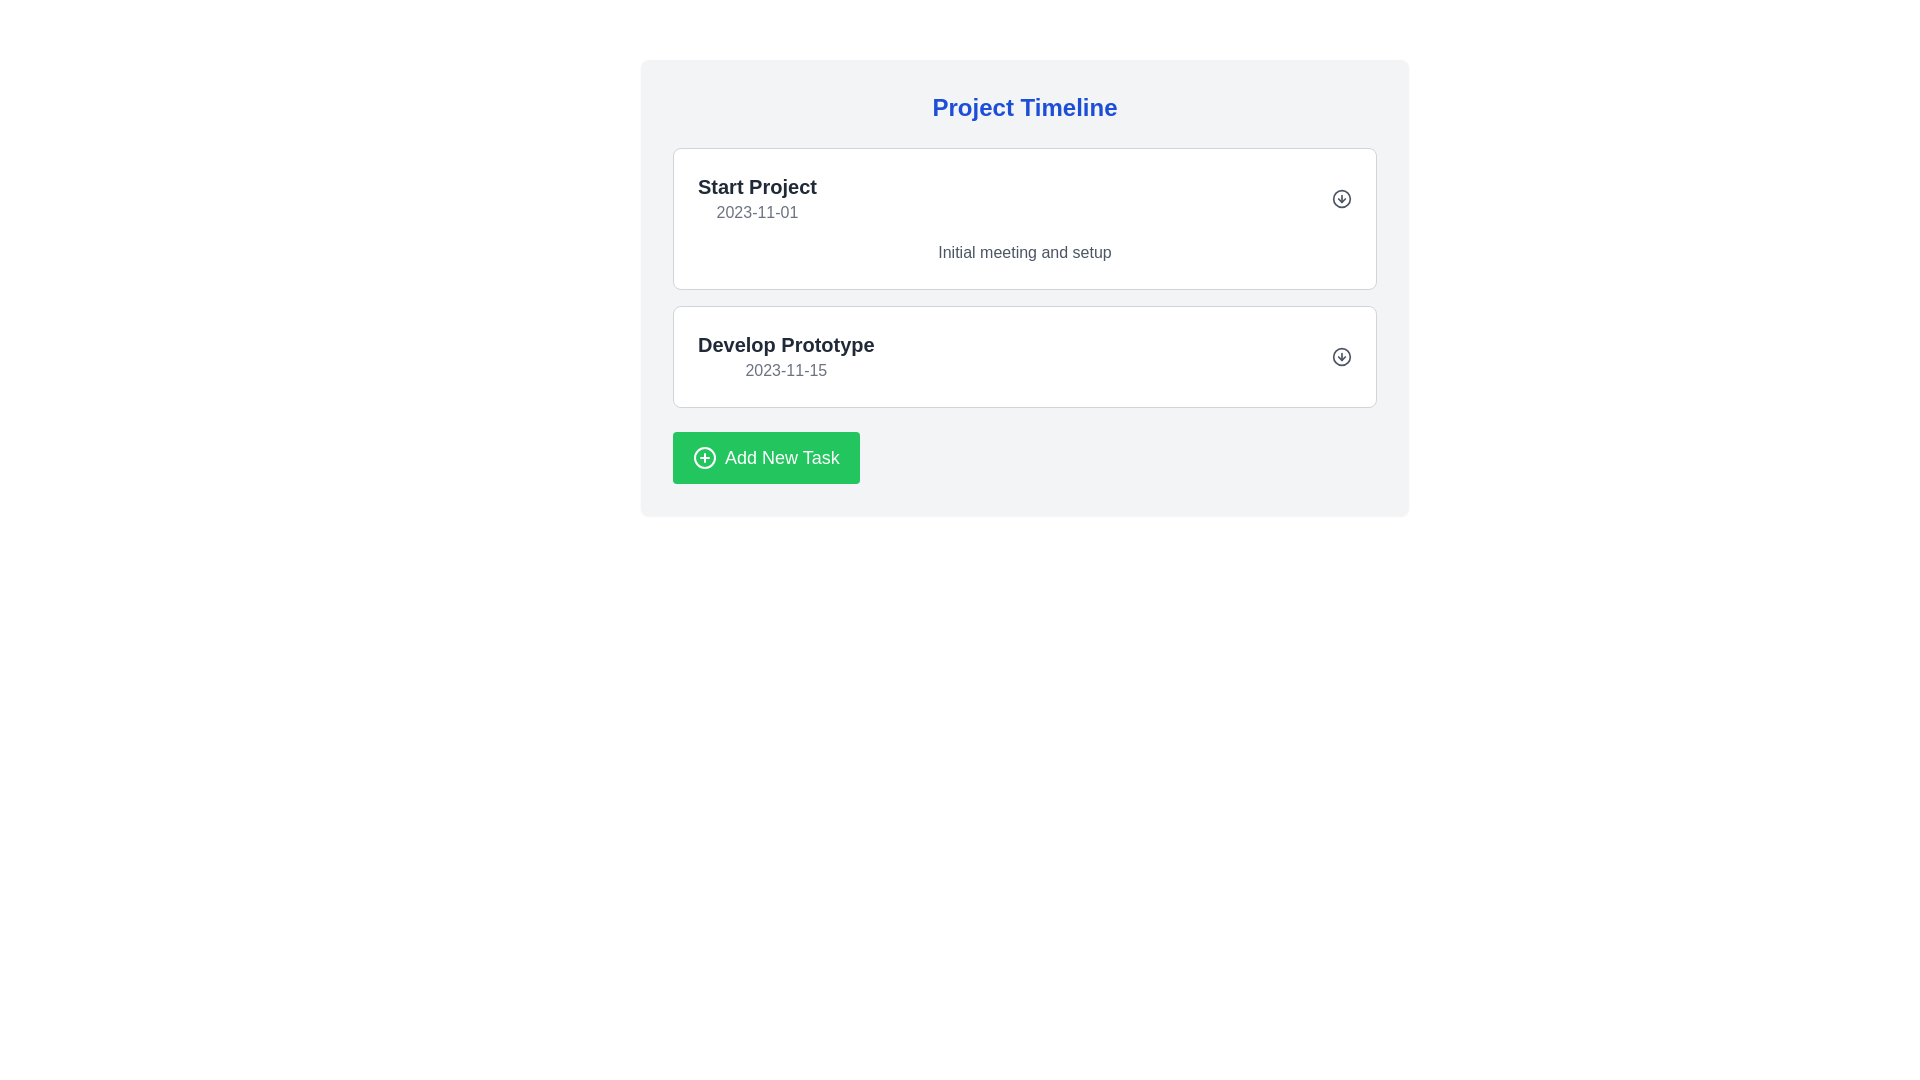  What do you see at coordinates (705, 458) in the screenshot?
I see `the decorative SVG graphic (circle shape) located centrally within the green 'Add New Task' button, positioned below the list of tasks` at bounding box center [705, 458].